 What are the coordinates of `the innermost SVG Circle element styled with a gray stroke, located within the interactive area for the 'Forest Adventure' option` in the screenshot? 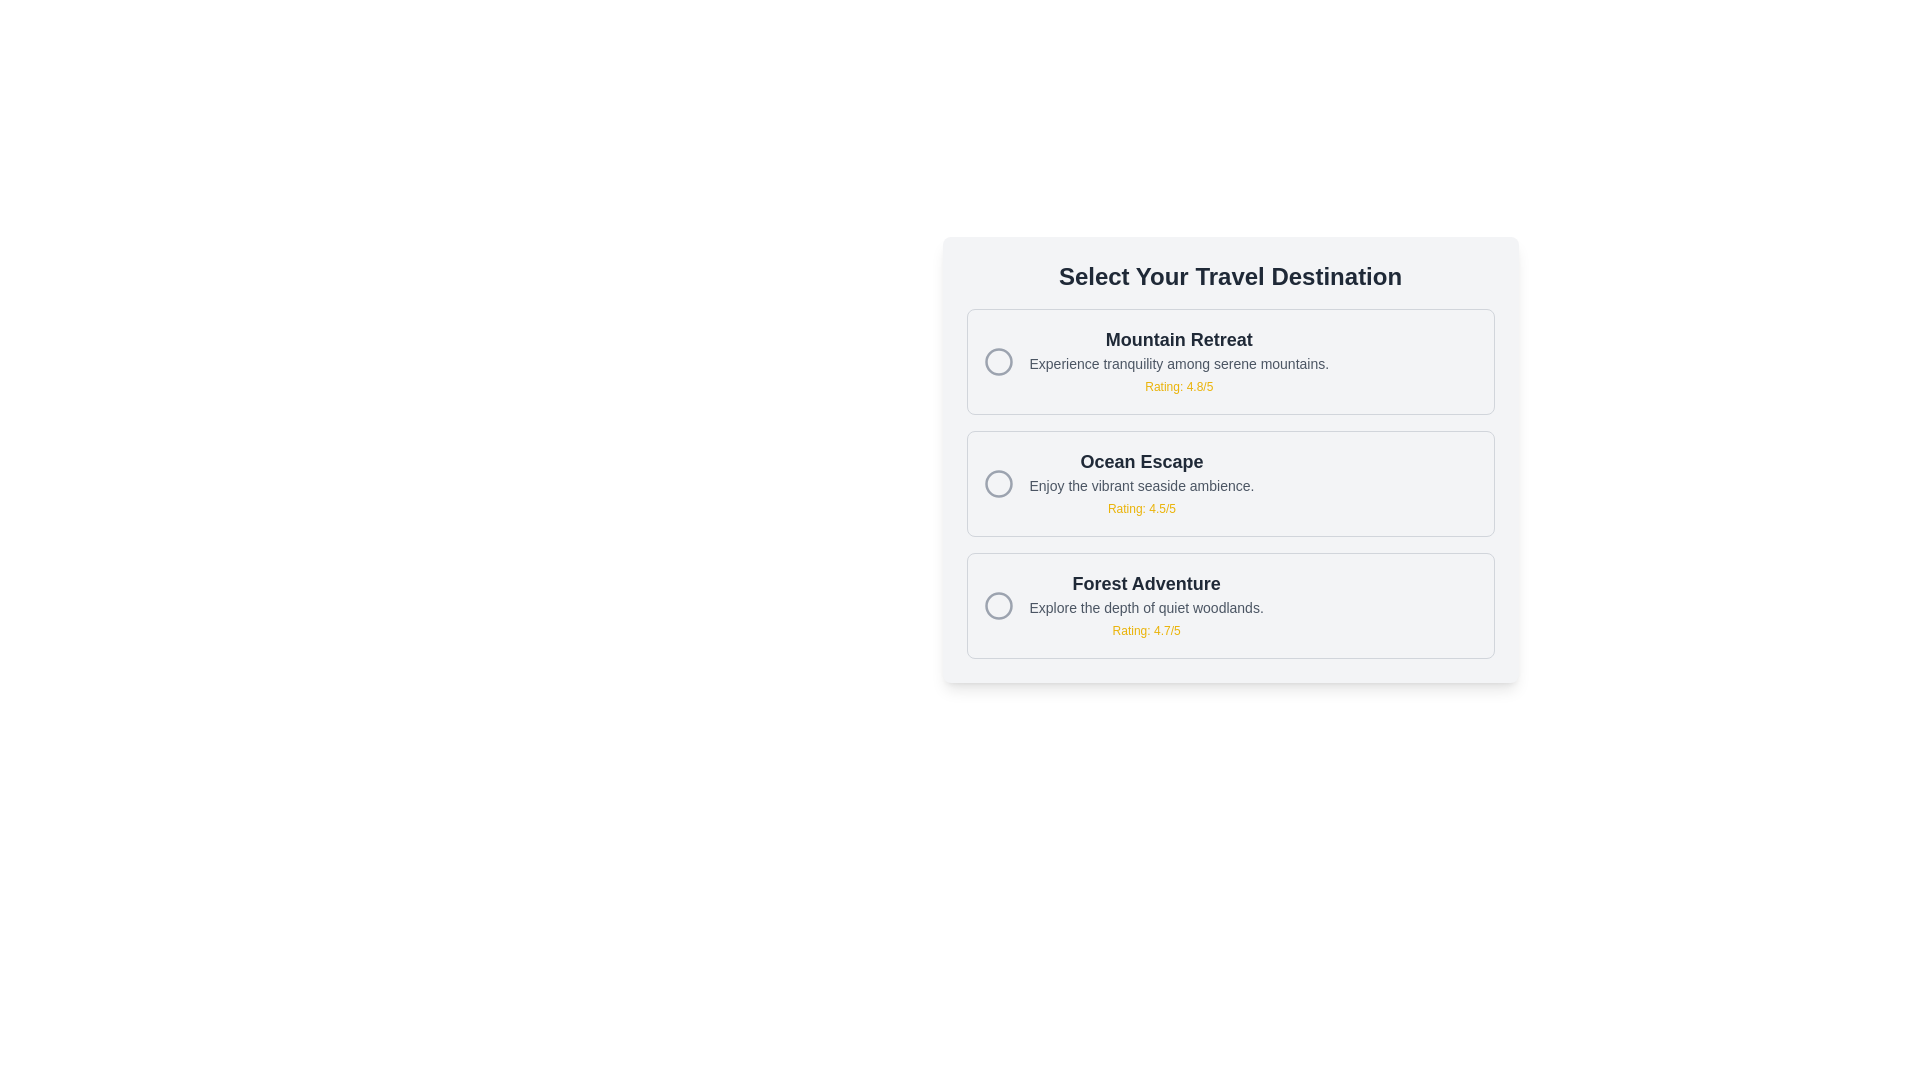 It's located at (998, 604).